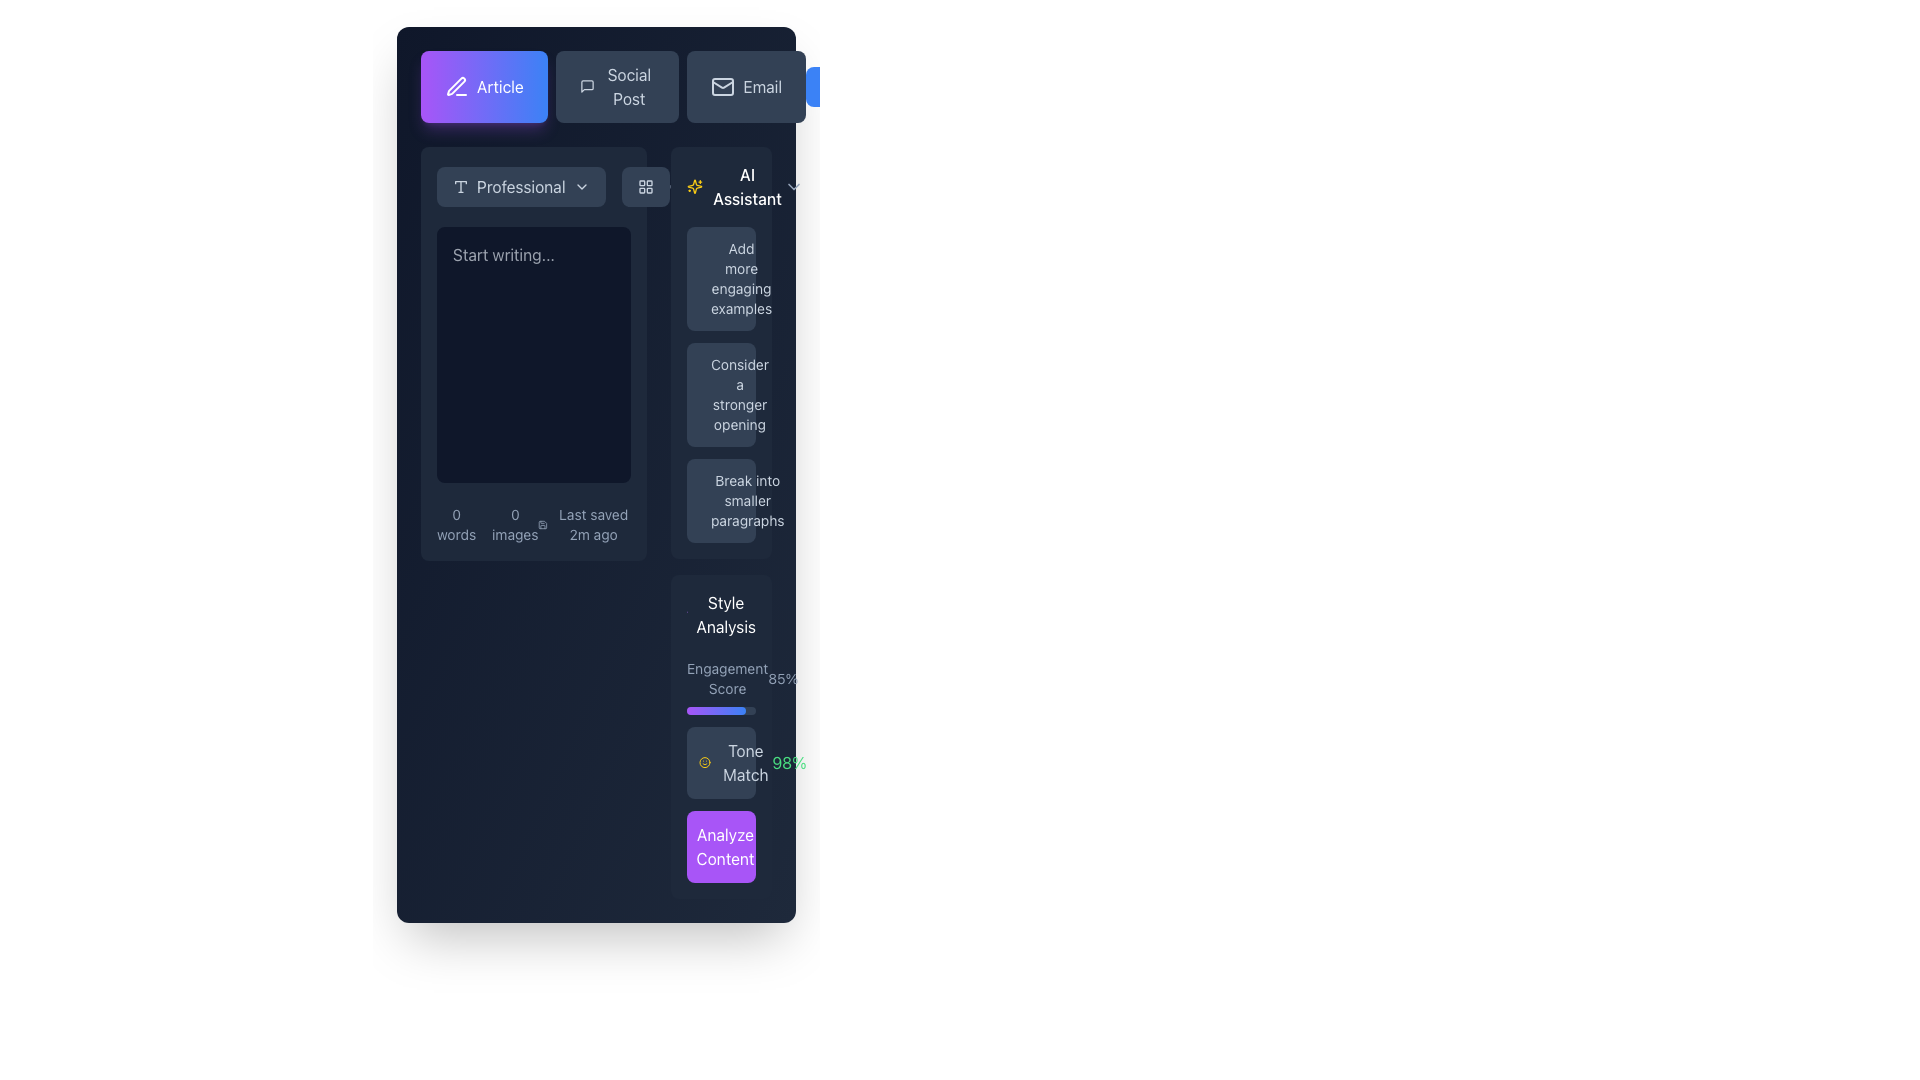 Image resolution: width=1920 pixels, height=1080 pixels. I want to click on the downward-pointing chevron icon, which is white against a dark background and located to the right of the 'Professional' text, so click(580, 186).